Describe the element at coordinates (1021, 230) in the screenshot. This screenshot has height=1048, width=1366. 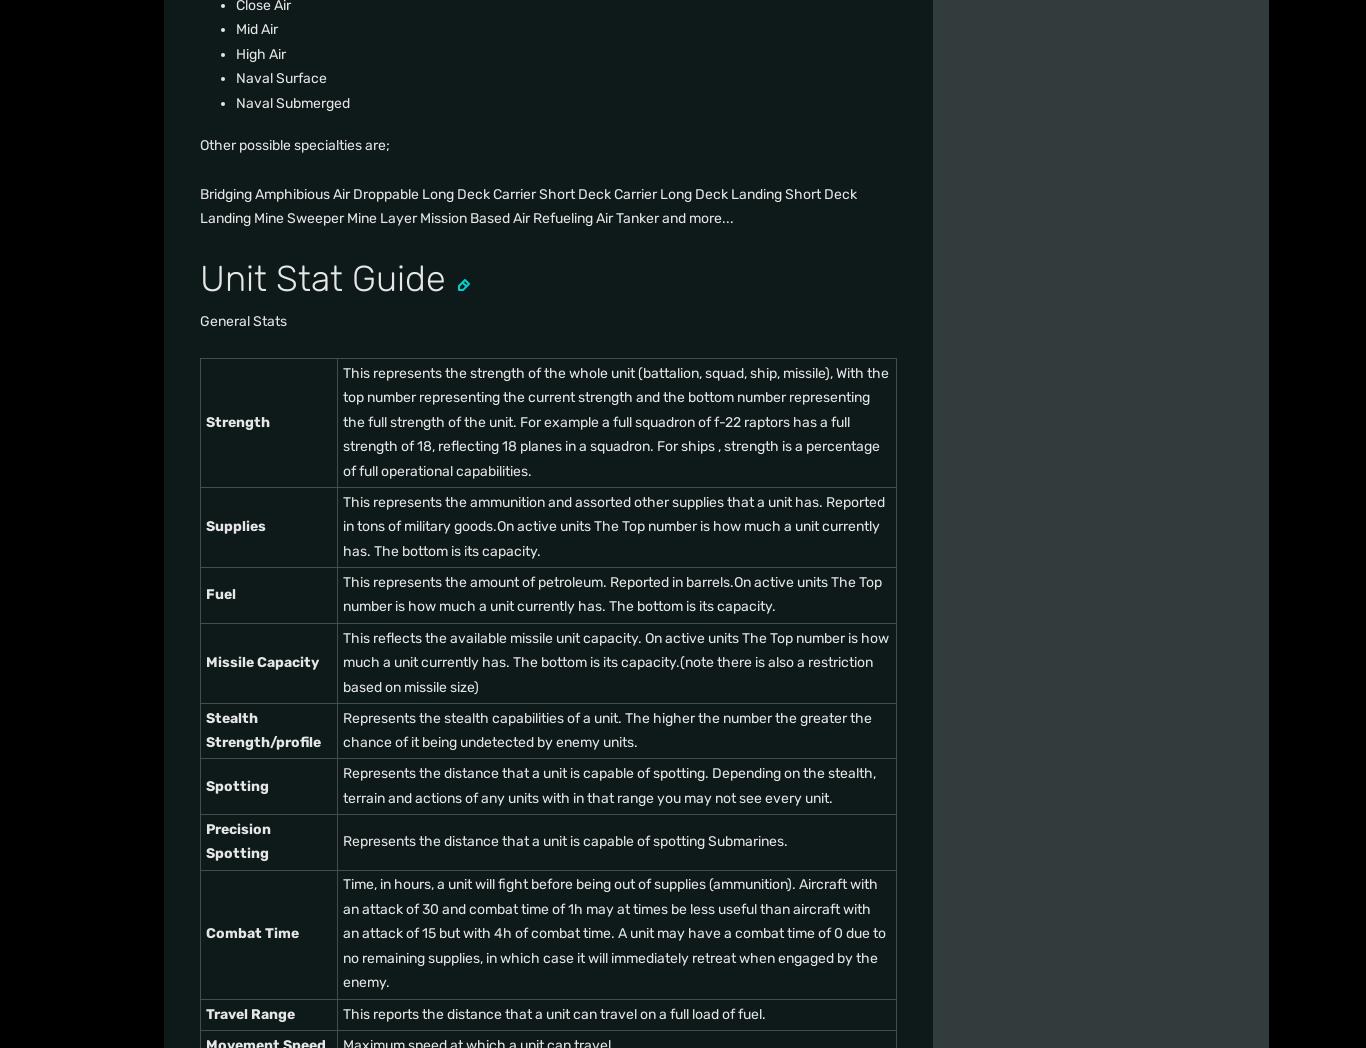
I see `'Fandom Apps'` at that location.